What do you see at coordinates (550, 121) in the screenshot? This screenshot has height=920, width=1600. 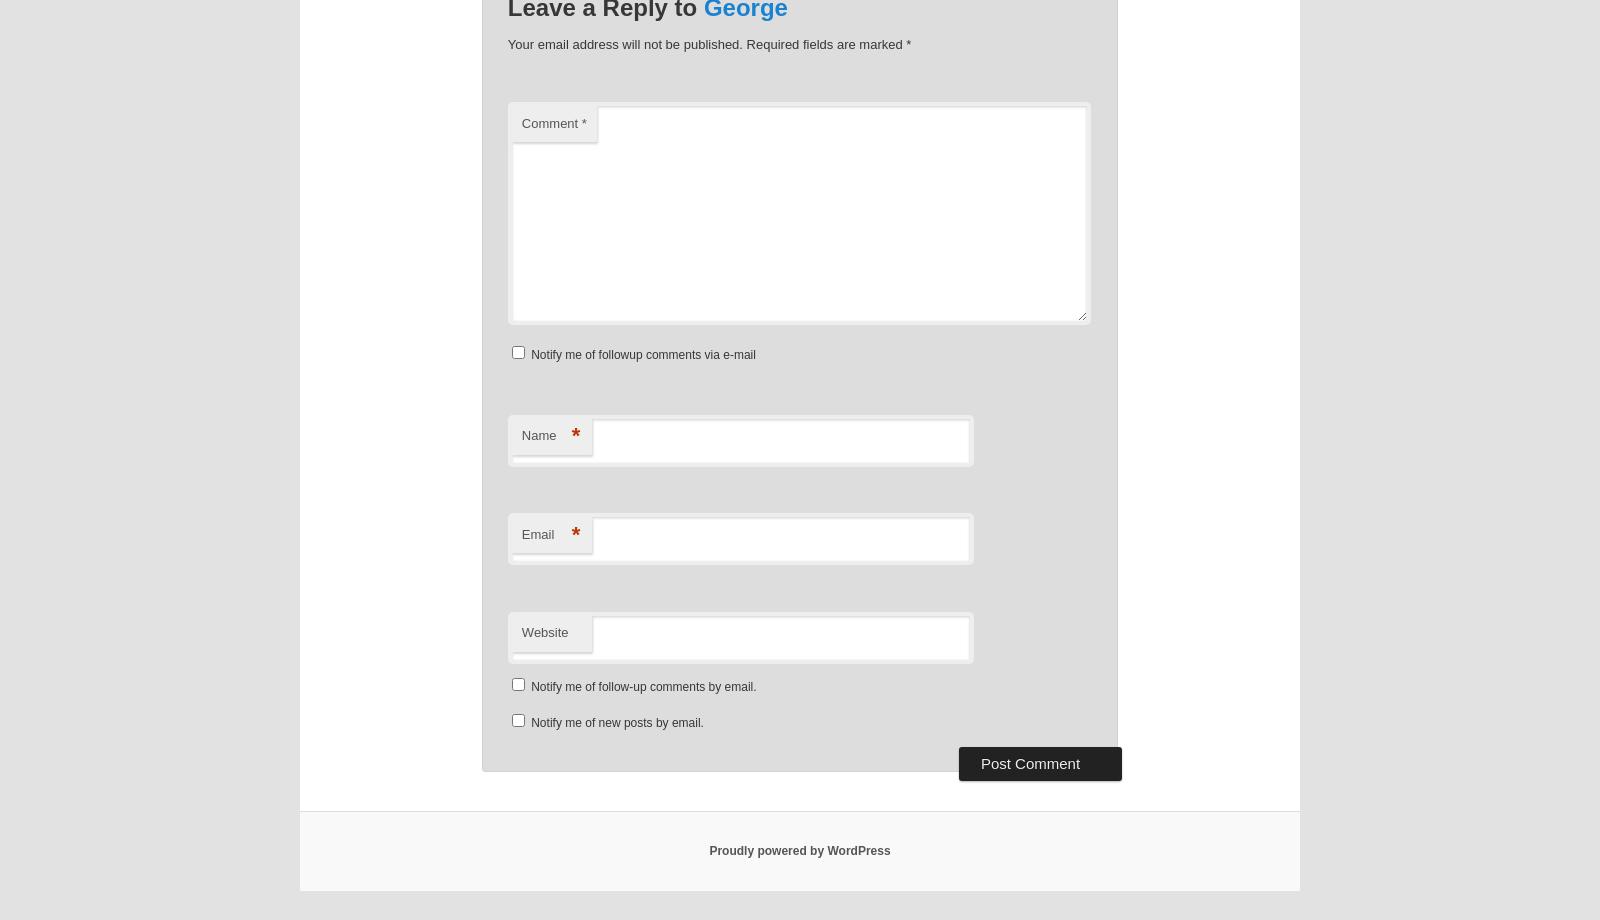 I see `'Comment'` at bounding box center [550, 121].